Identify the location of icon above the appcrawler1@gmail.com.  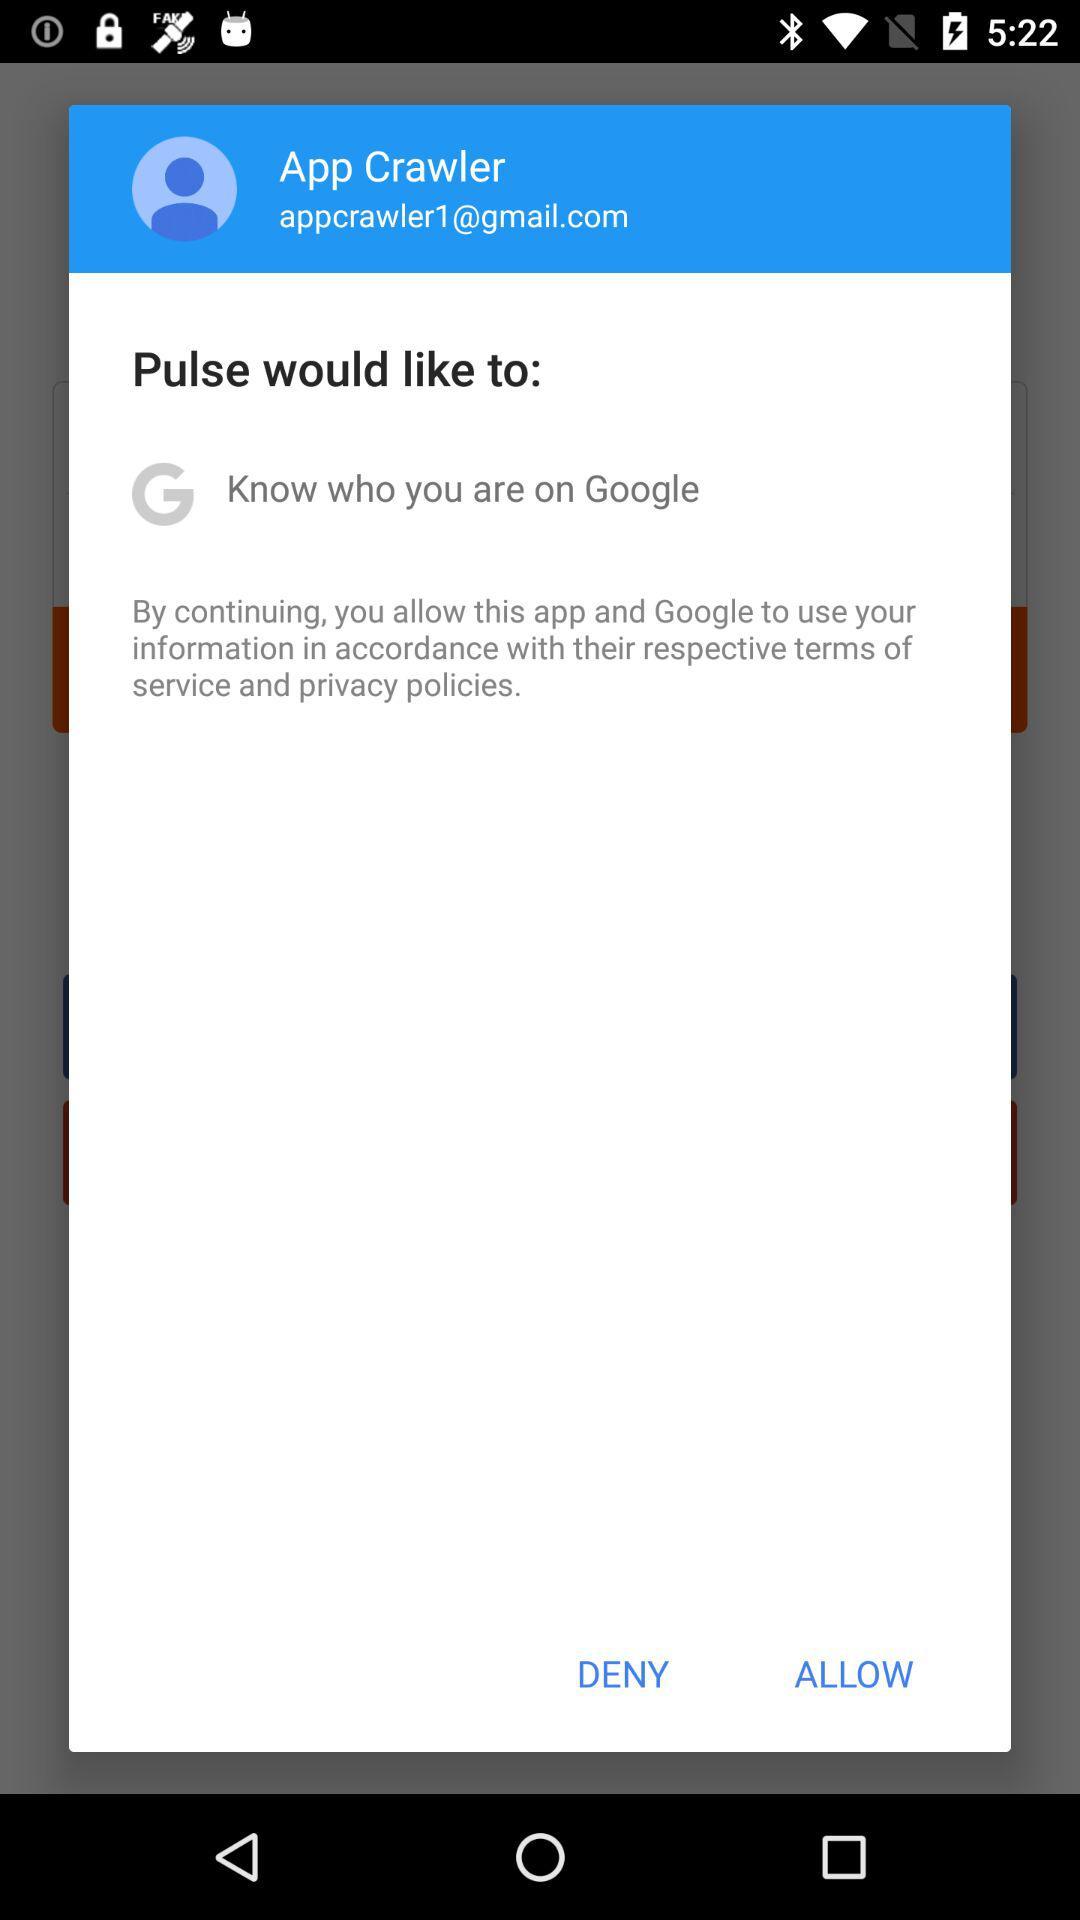
(392, 164).